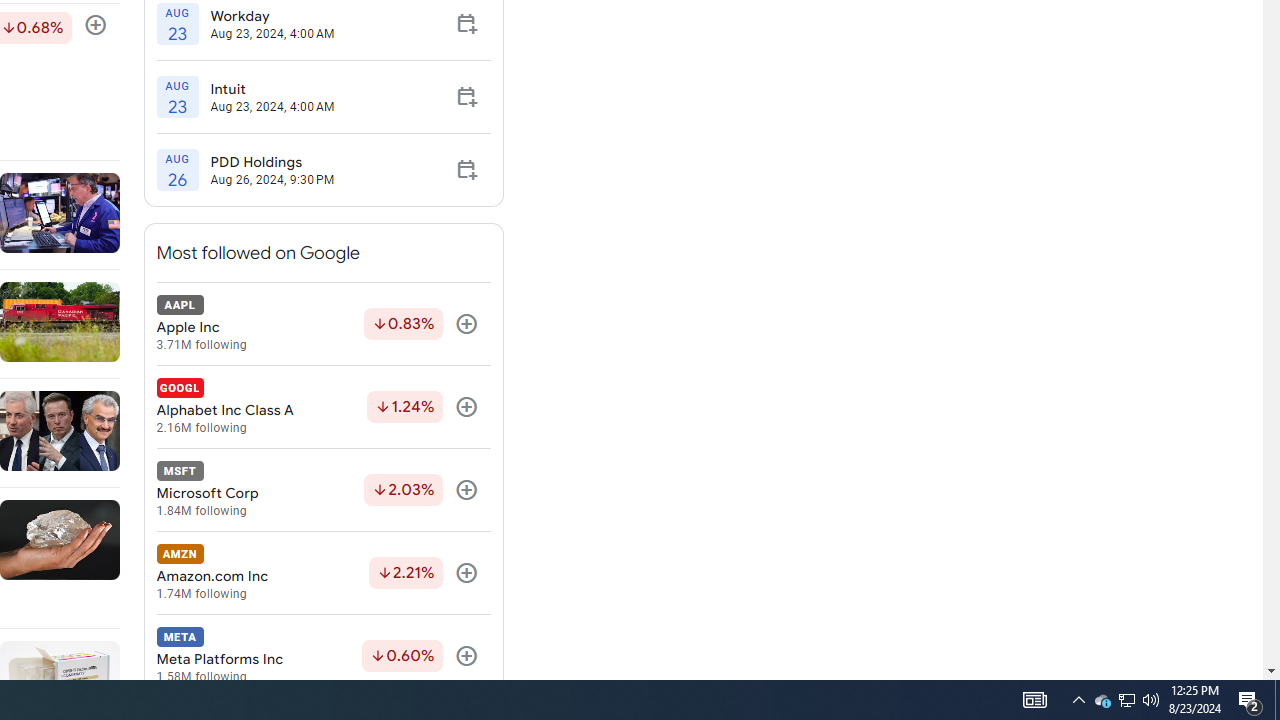 The width and height of the screenshot is (1280, 720). What do you see at coordinates (323, 490) in the screenshot?
I see `'MSFT Microsoft Corp 1.84M following Down by 2.03% Follow'` at bounding box center [323, 490].